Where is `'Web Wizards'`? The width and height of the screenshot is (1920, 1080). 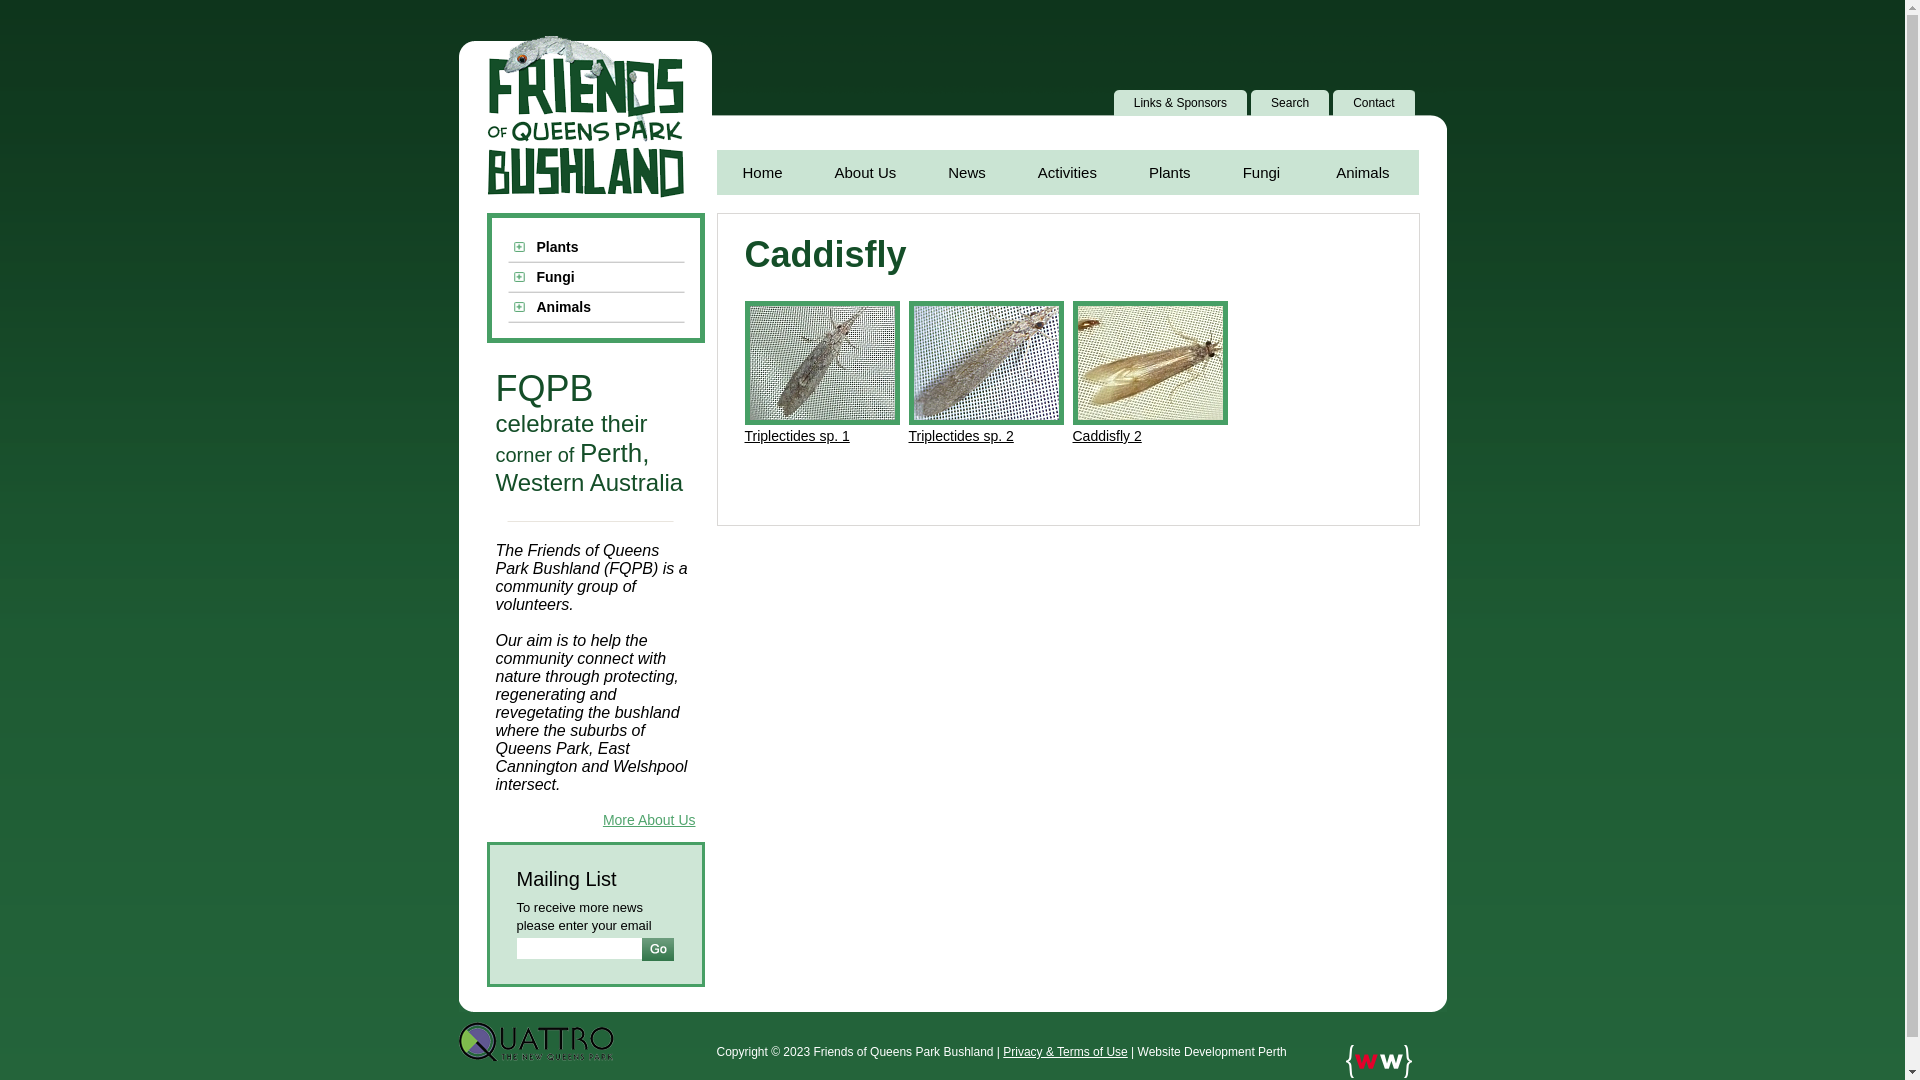 'Web Wizards' is located at coordinates (1377, 1060).